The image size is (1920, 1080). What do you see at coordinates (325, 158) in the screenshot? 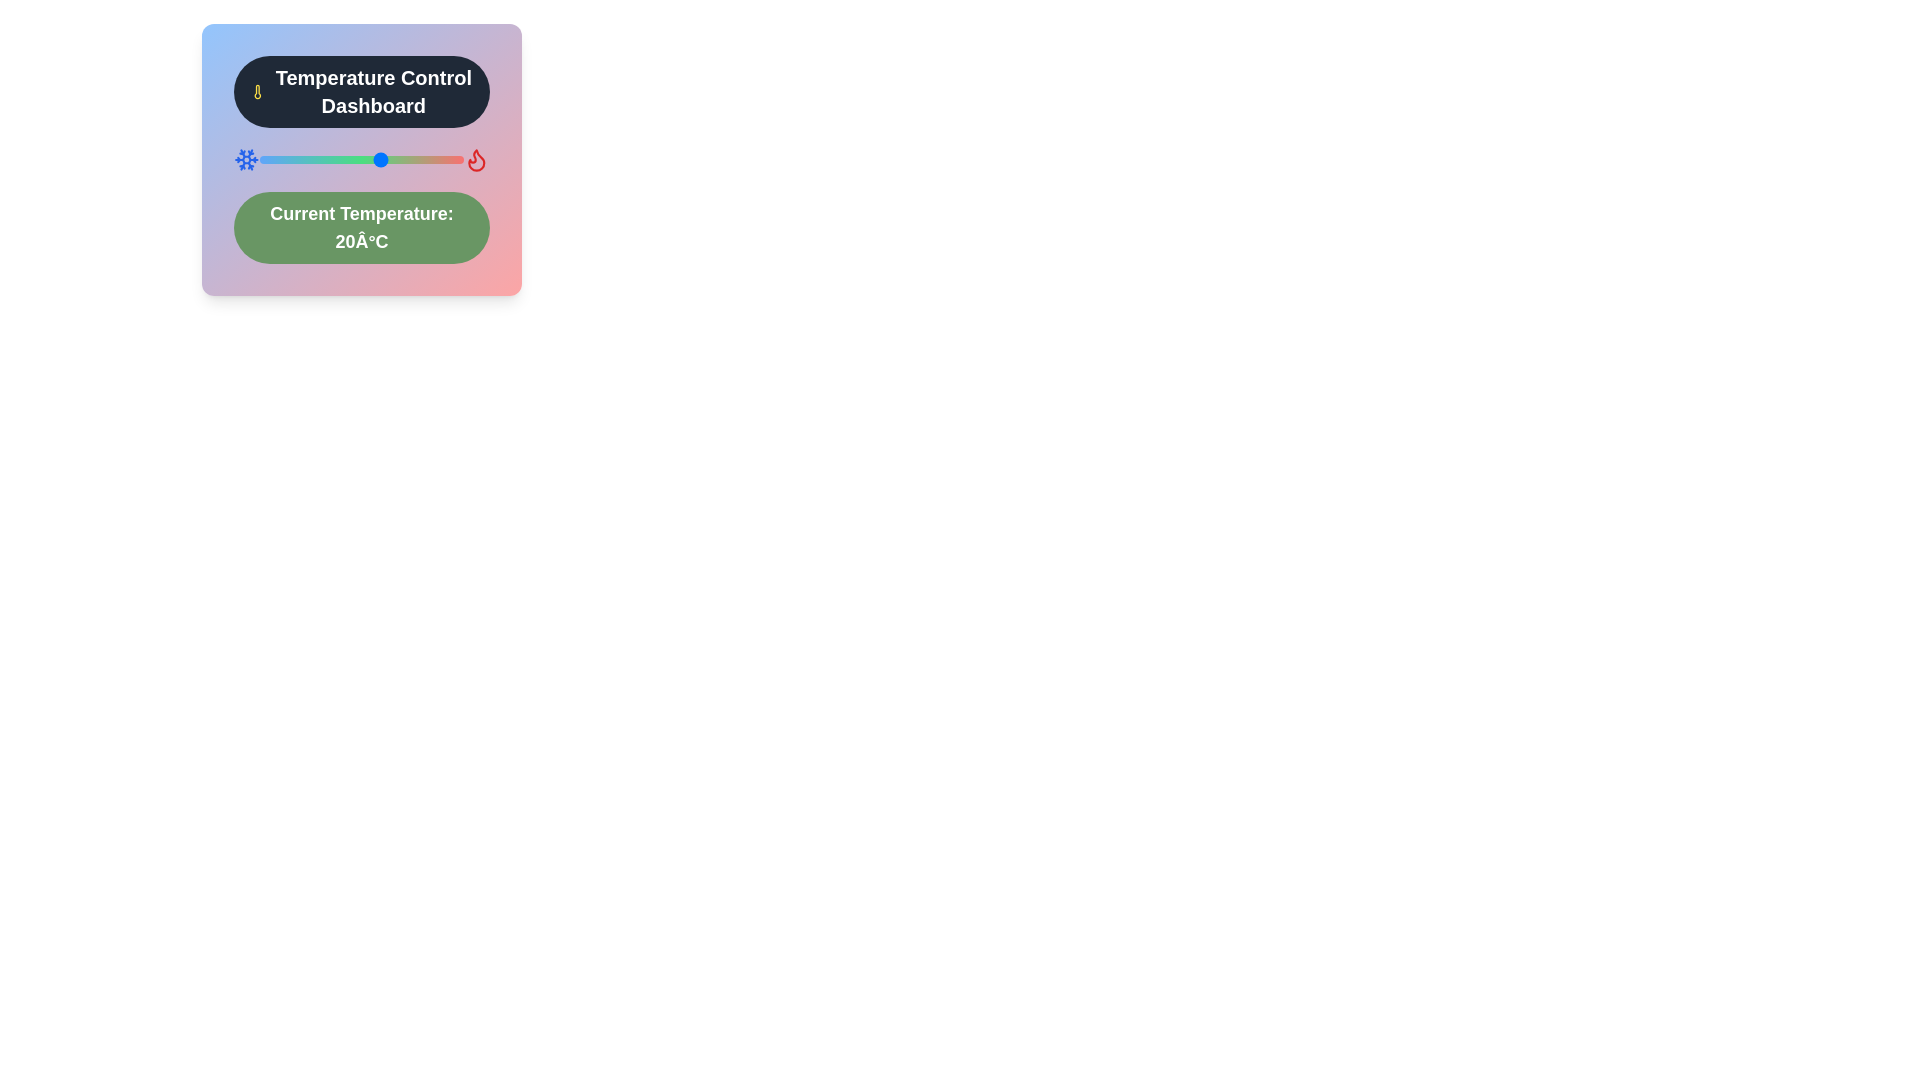
I see `the temperature slider to set the temperature to 6 degrees` at bounding box center [325, 158].